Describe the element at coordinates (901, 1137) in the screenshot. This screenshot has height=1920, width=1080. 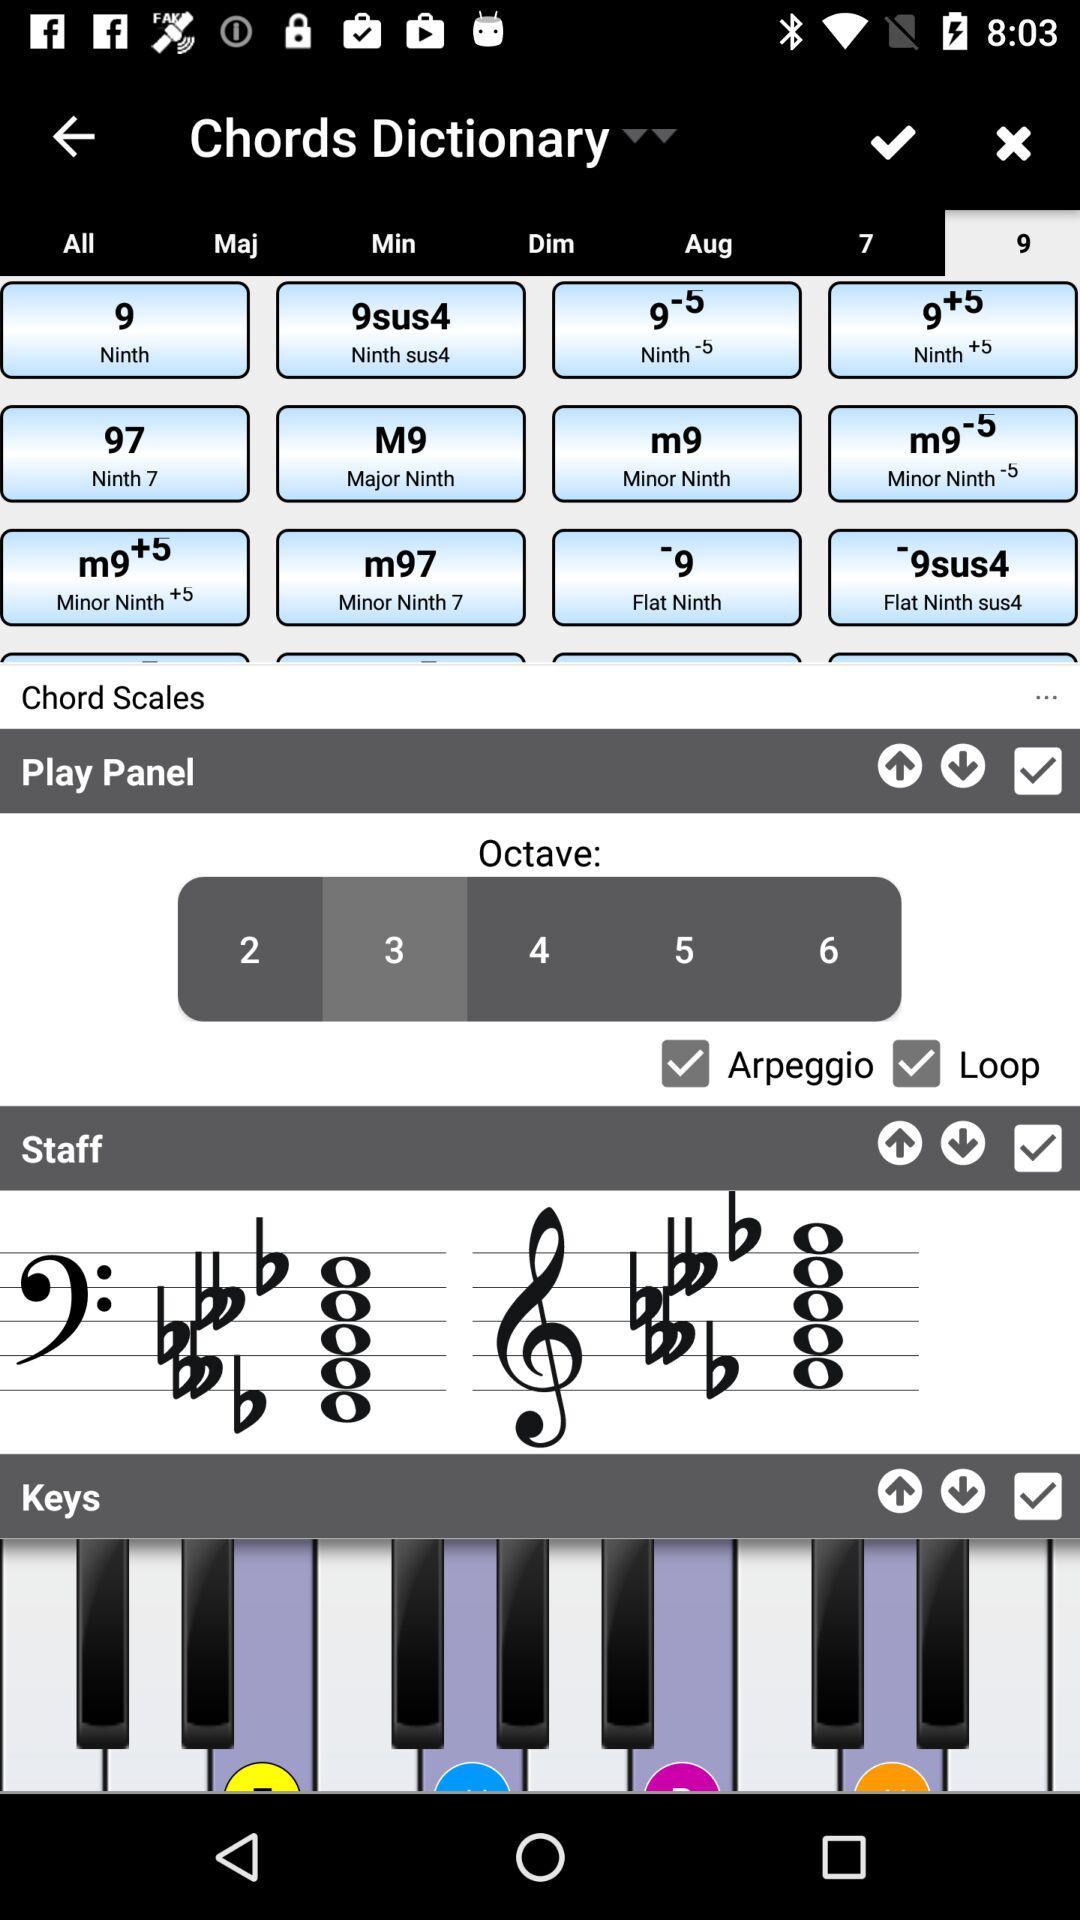
I see `upload` at that location.